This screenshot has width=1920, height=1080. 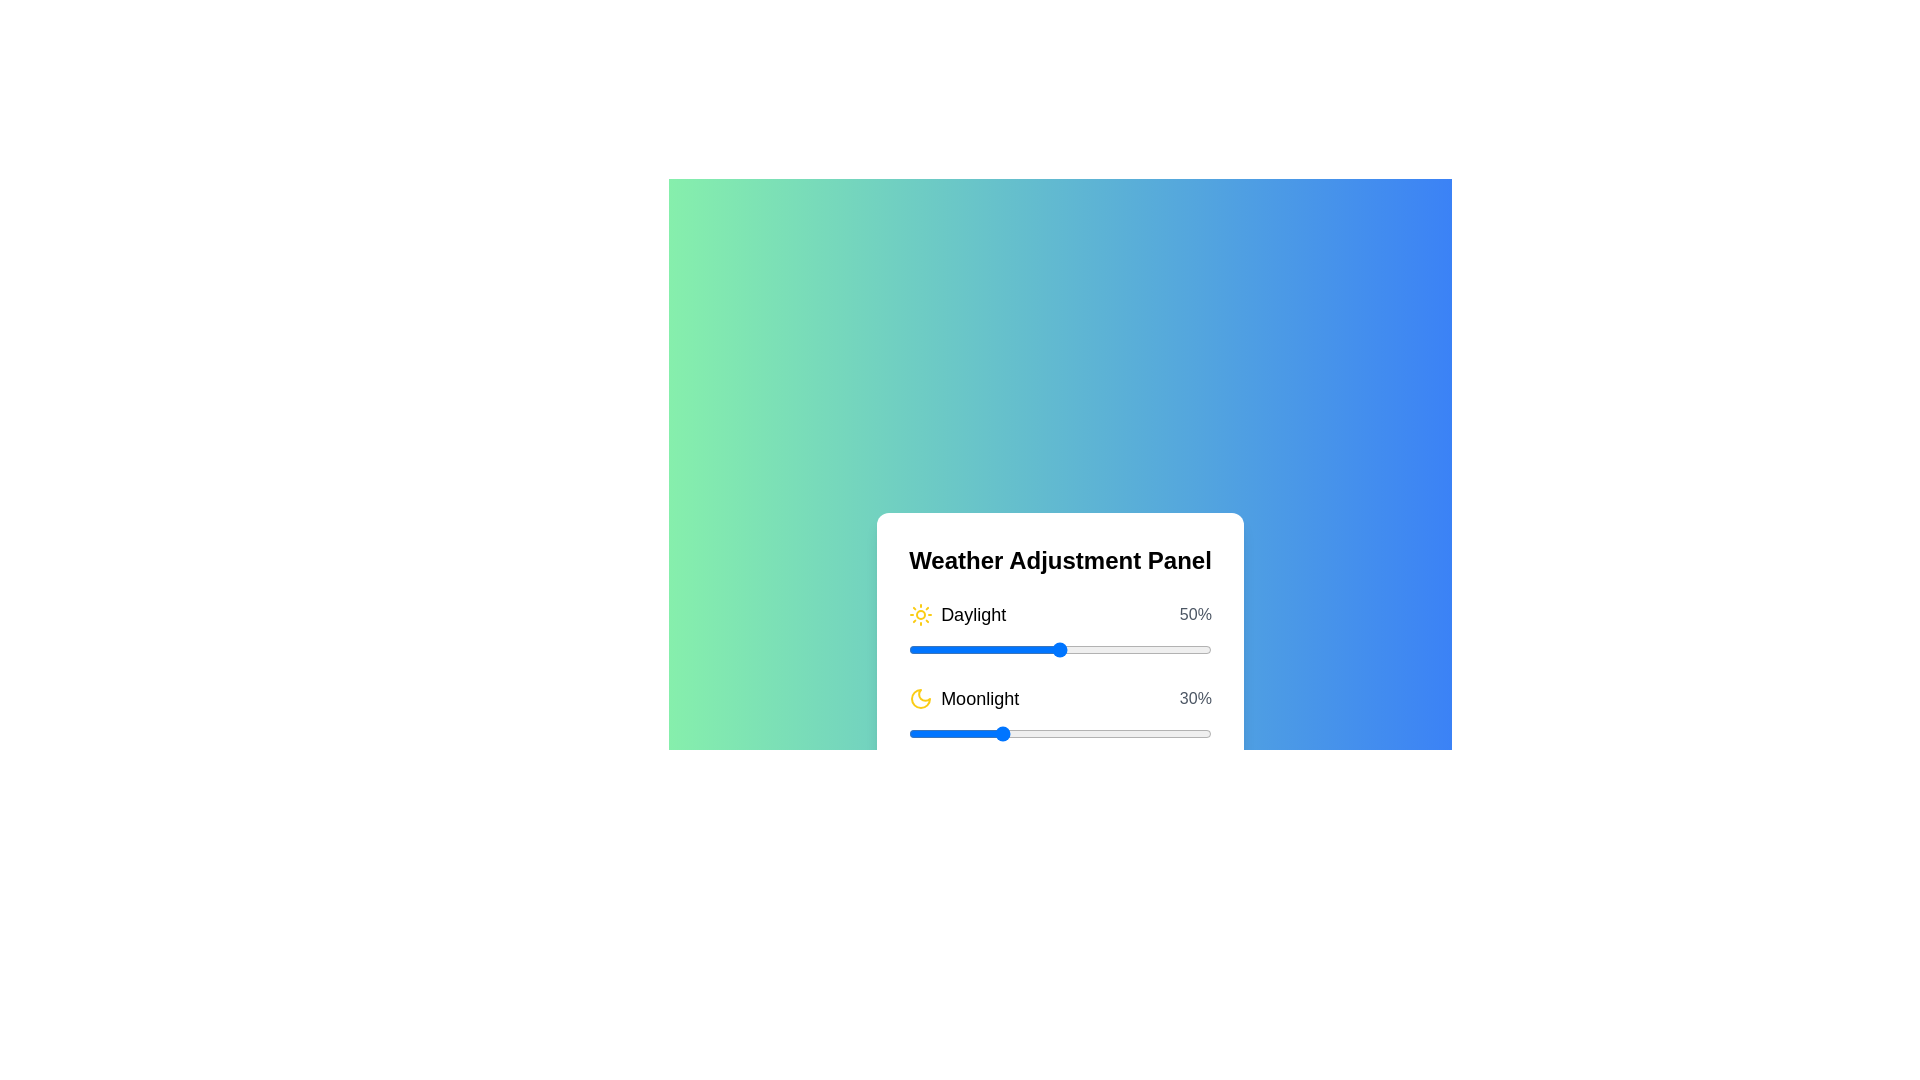 I want to click on the Daylight slider to 61%, so click(x=1092, y=650).